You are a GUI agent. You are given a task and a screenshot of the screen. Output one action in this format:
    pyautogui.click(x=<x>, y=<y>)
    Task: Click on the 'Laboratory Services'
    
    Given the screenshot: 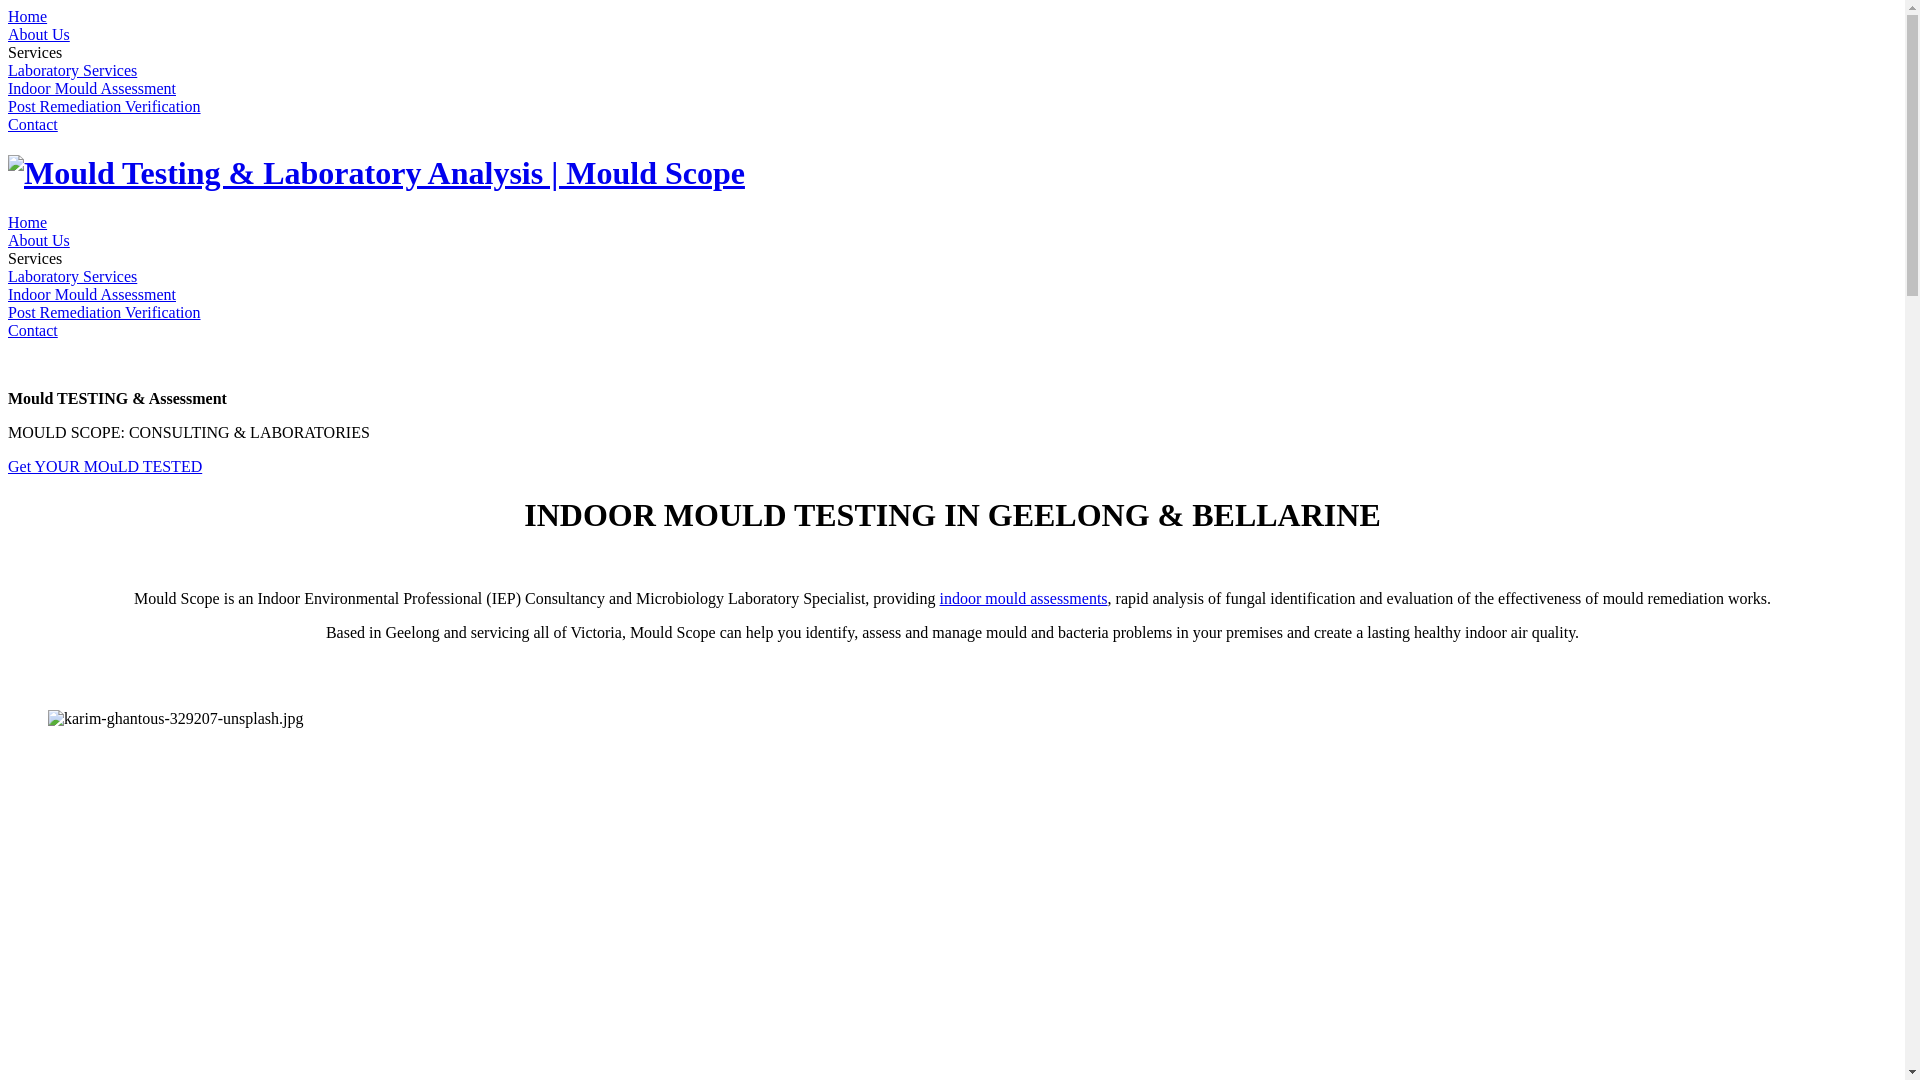 What is the action you would take?
    pyautogui.click(x=8, y=69)
    